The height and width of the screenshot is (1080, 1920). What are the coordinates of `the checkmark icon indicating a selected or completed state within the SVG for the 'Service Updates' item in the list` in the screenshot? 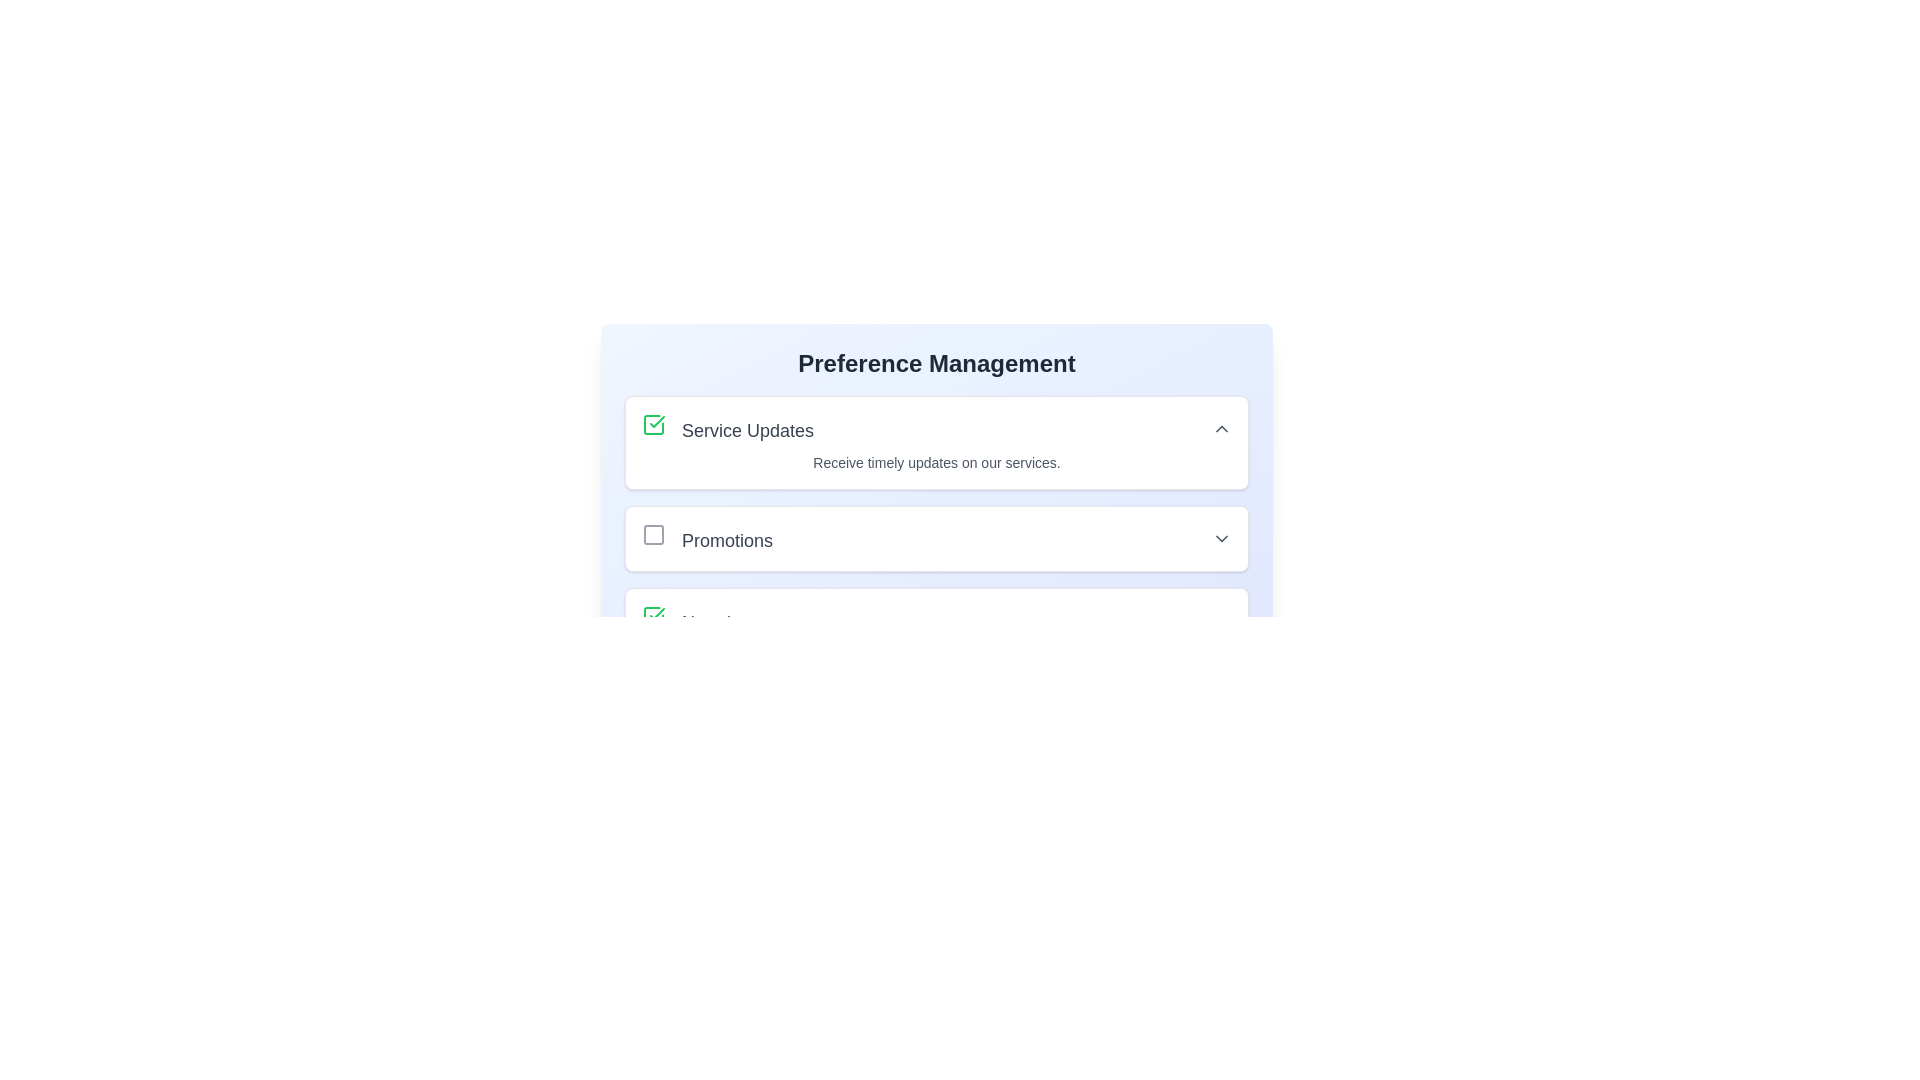 It's located at (657, 420).